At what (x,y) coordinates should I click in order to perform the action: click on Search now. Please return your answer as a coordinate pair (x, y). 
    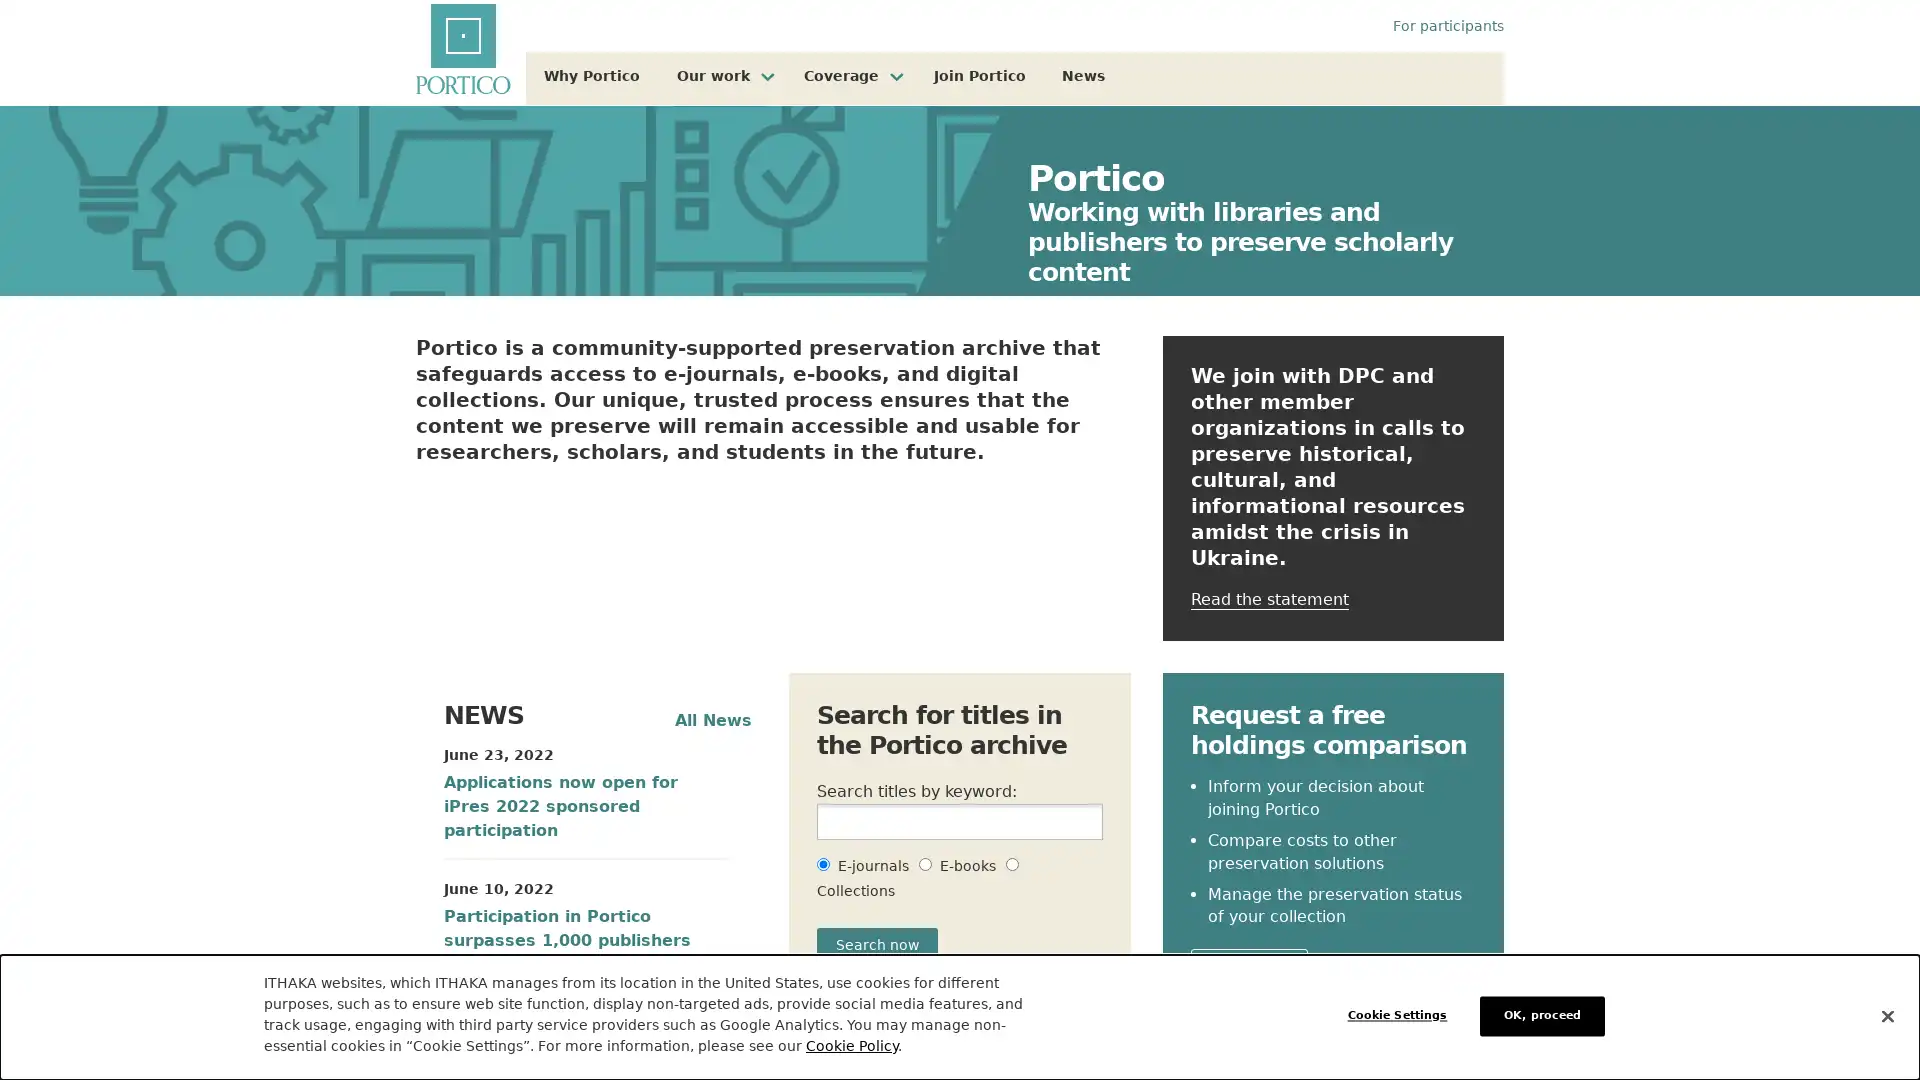
    Looking at the image, I should click on (877, 945).